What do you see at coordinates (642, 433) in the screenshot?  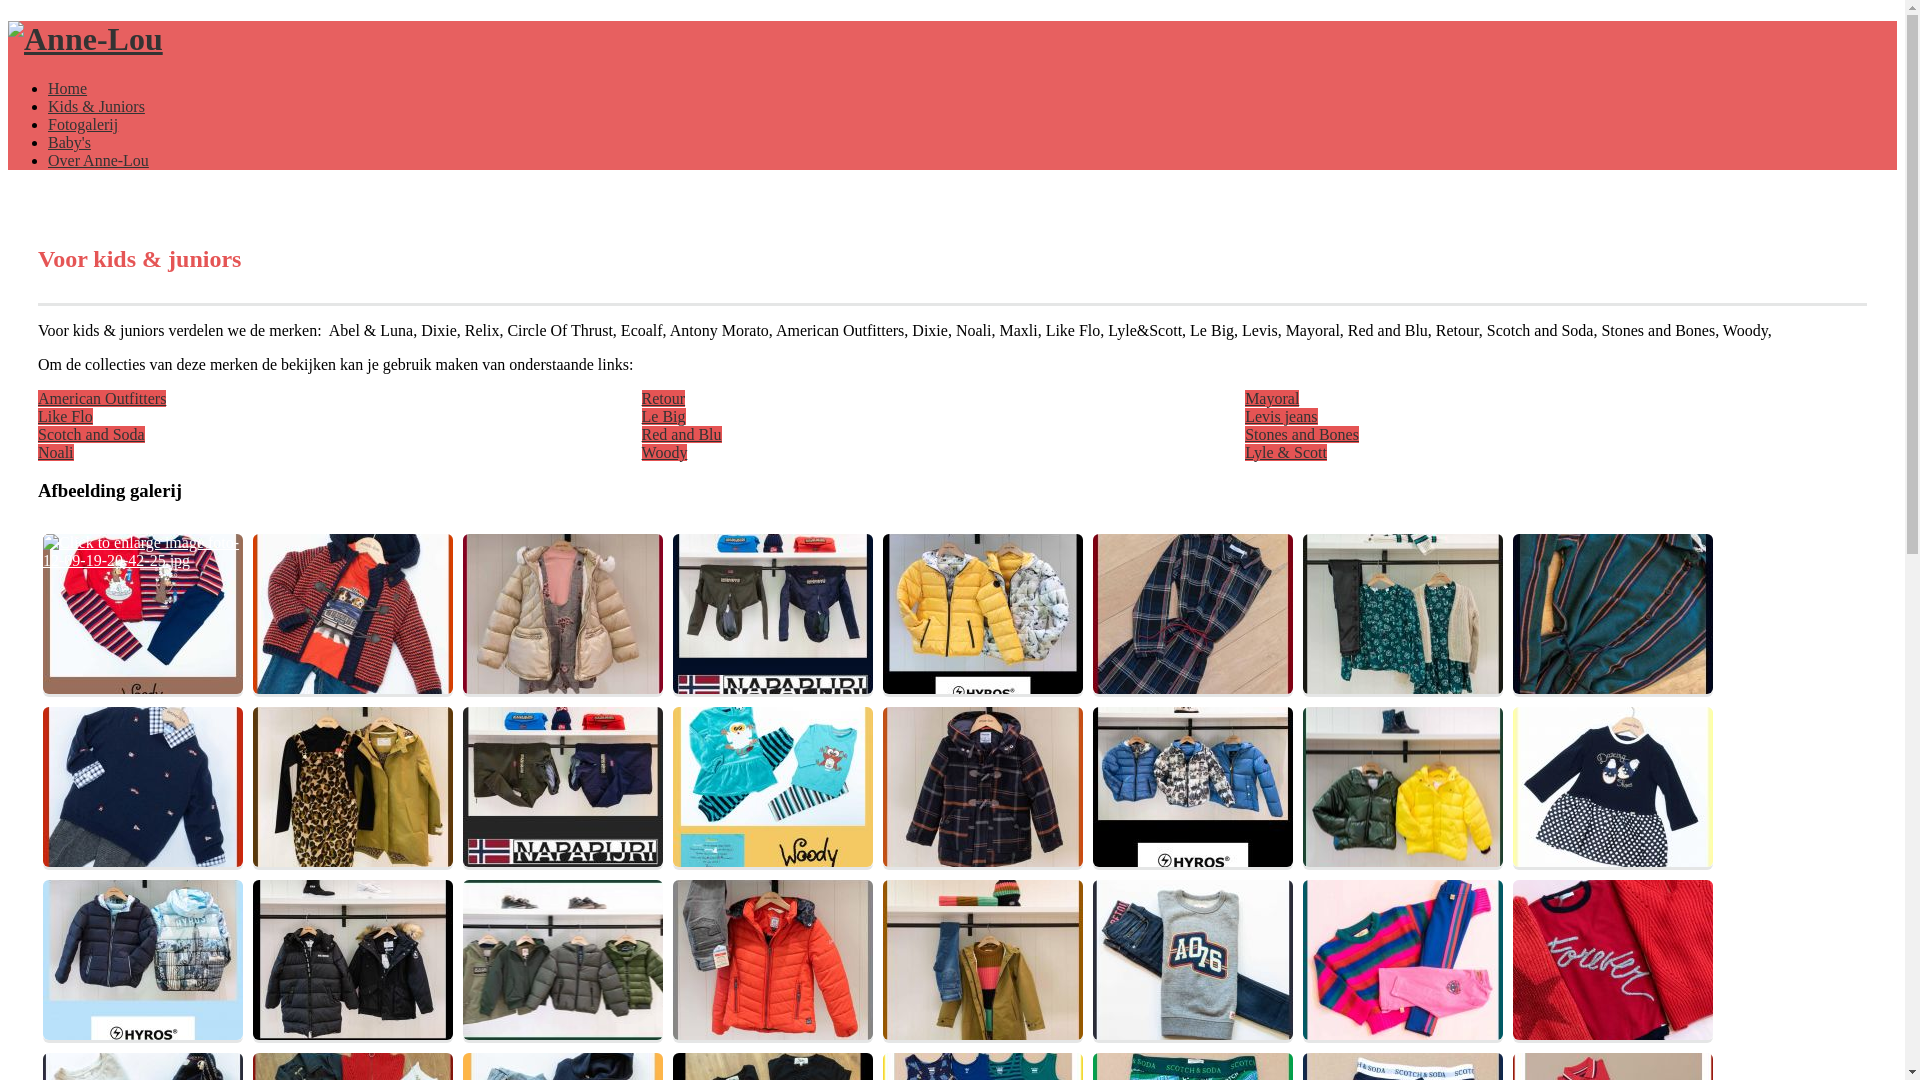 I see `'Red and Blu'` at bounding box center [642, 433].